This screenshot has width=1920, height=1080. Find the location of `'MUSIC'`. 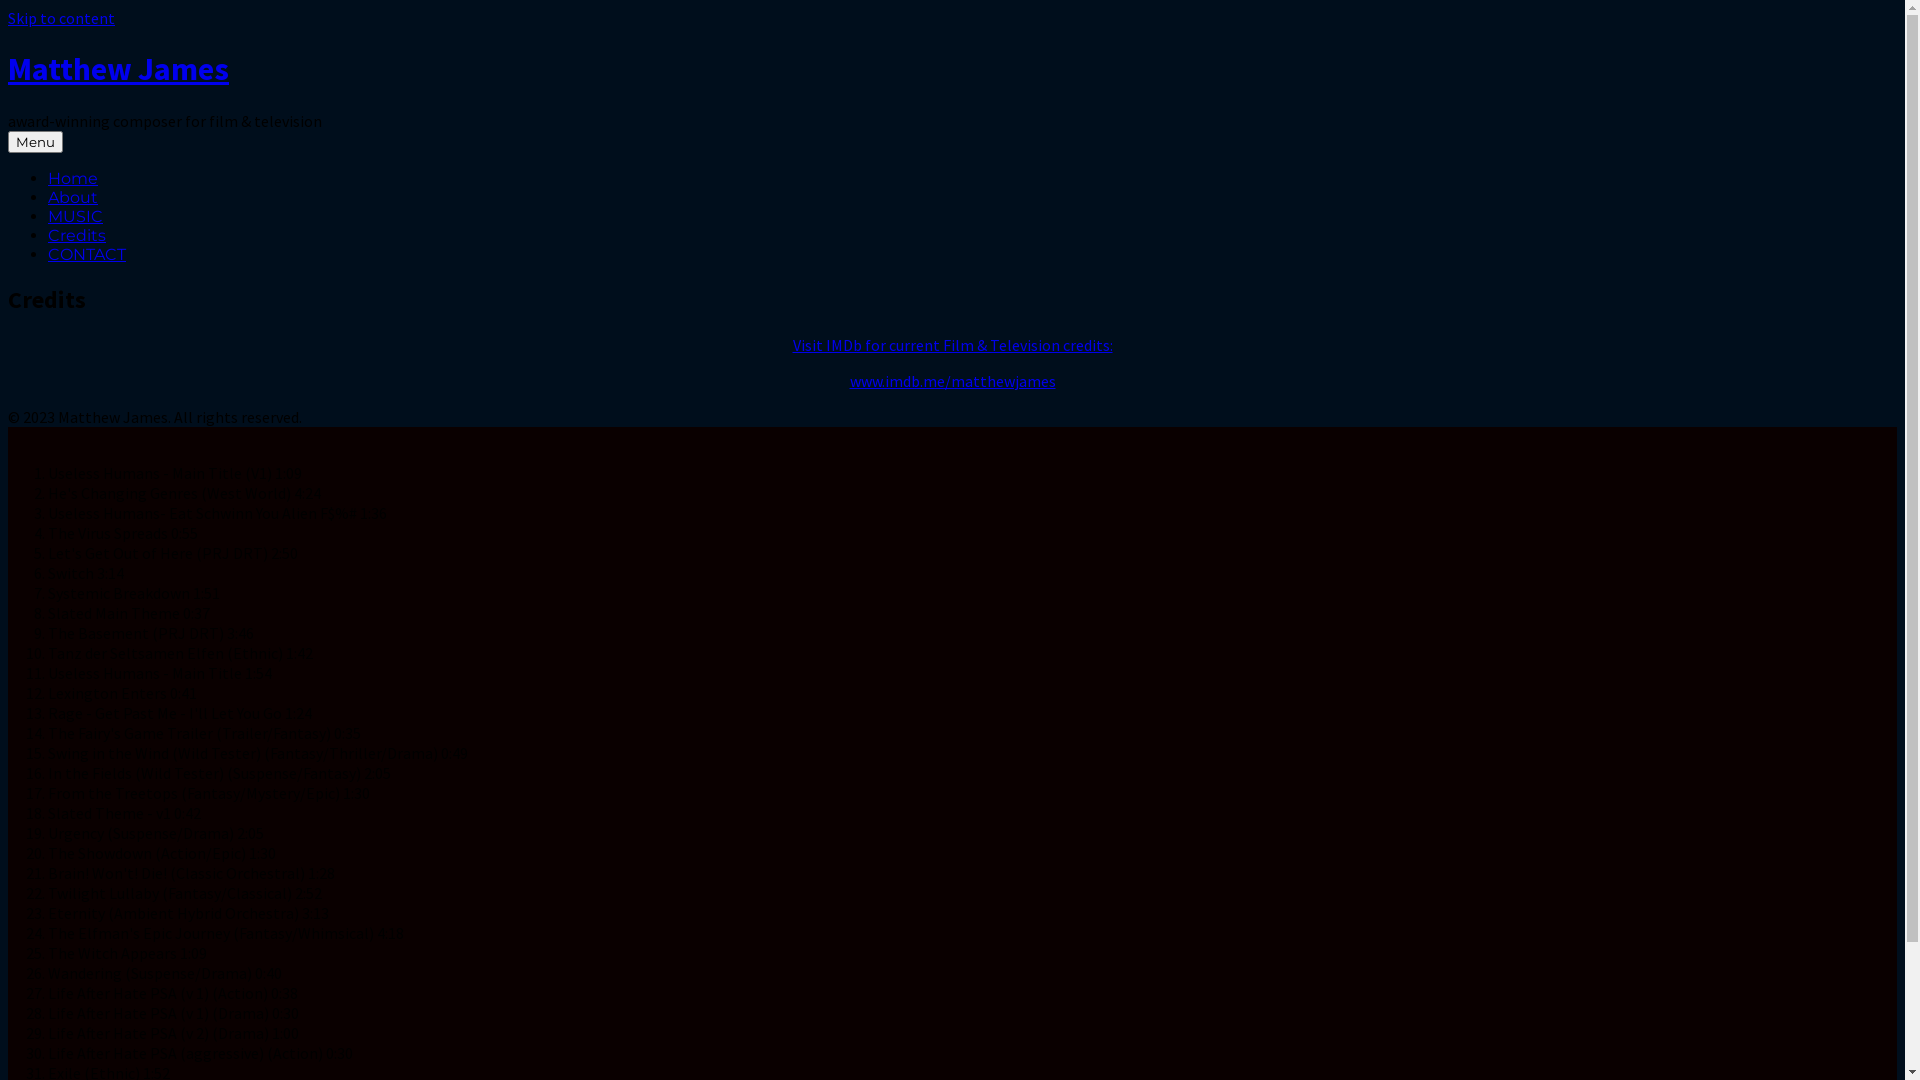

'MUSIC' is located at coordinates (75, 216).